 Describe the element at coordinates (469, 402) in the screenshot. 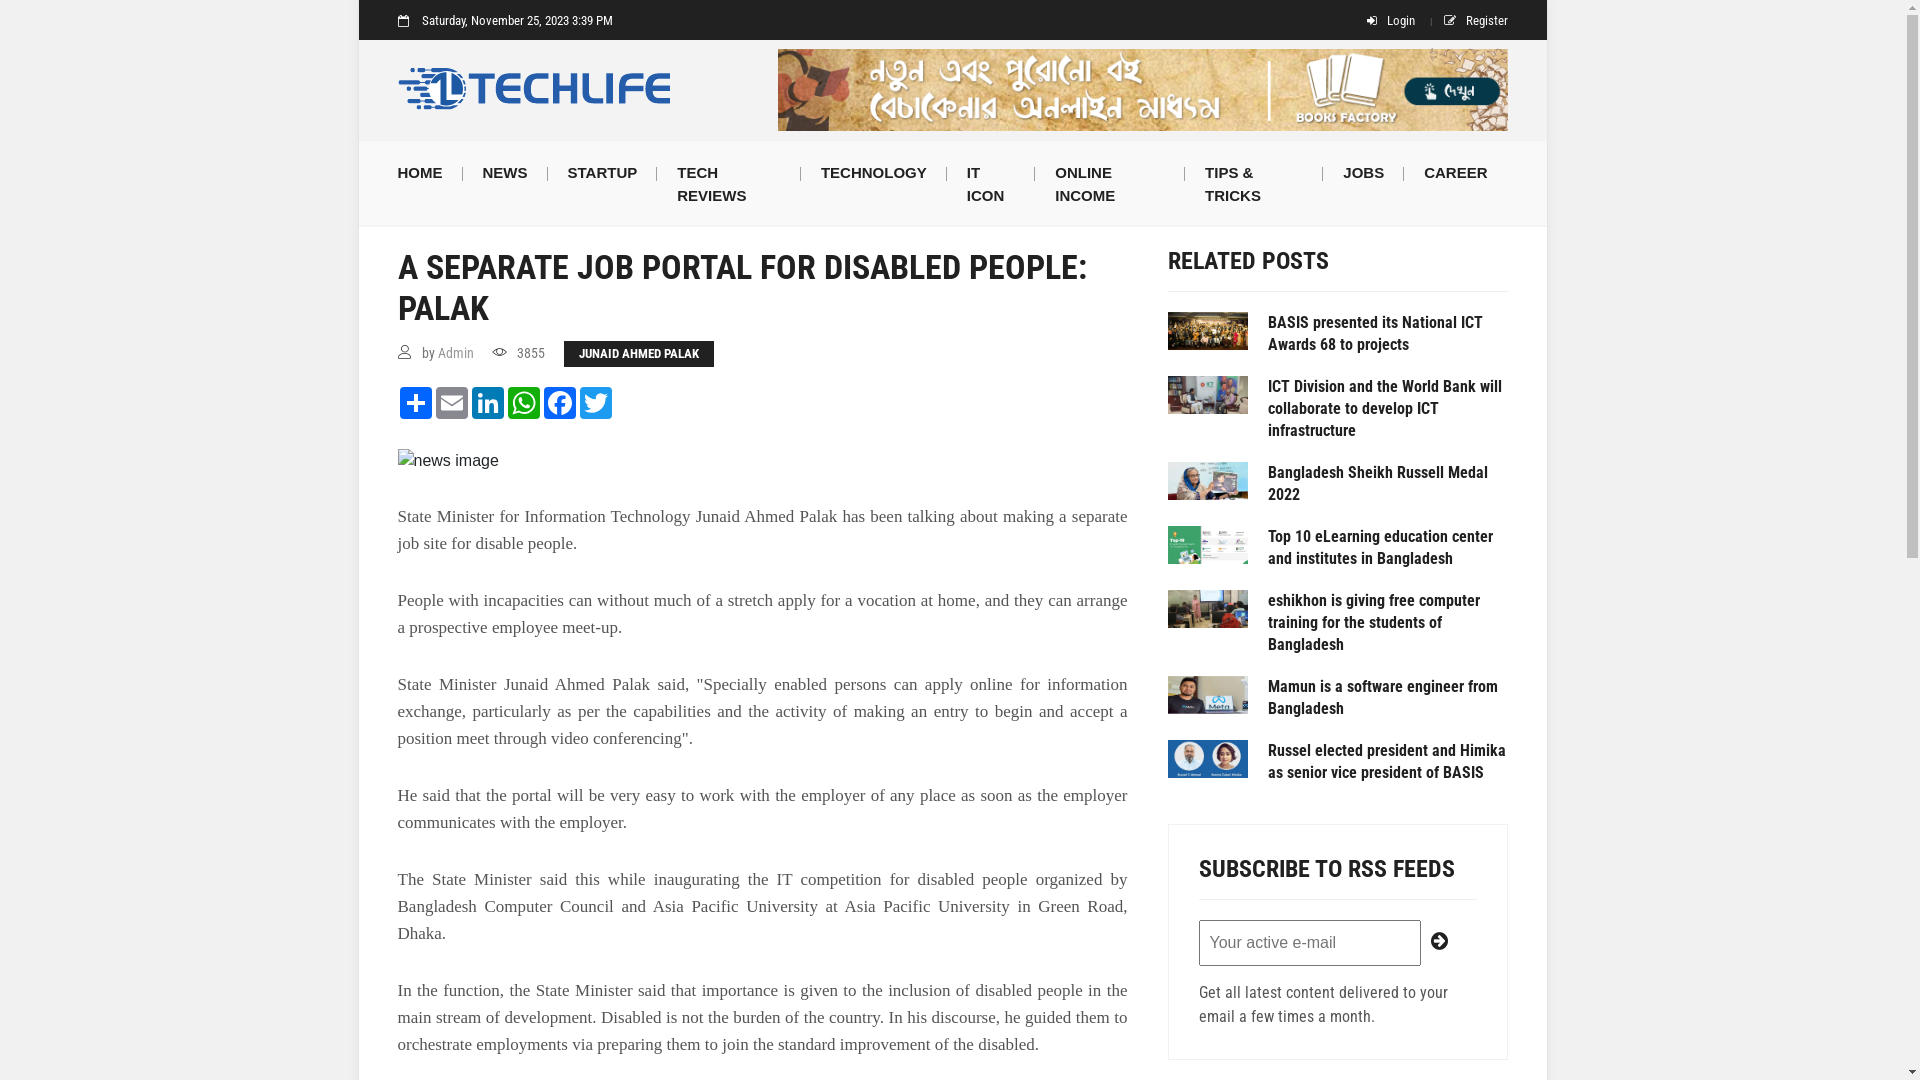

I see `'LinkedIn'` at that location.